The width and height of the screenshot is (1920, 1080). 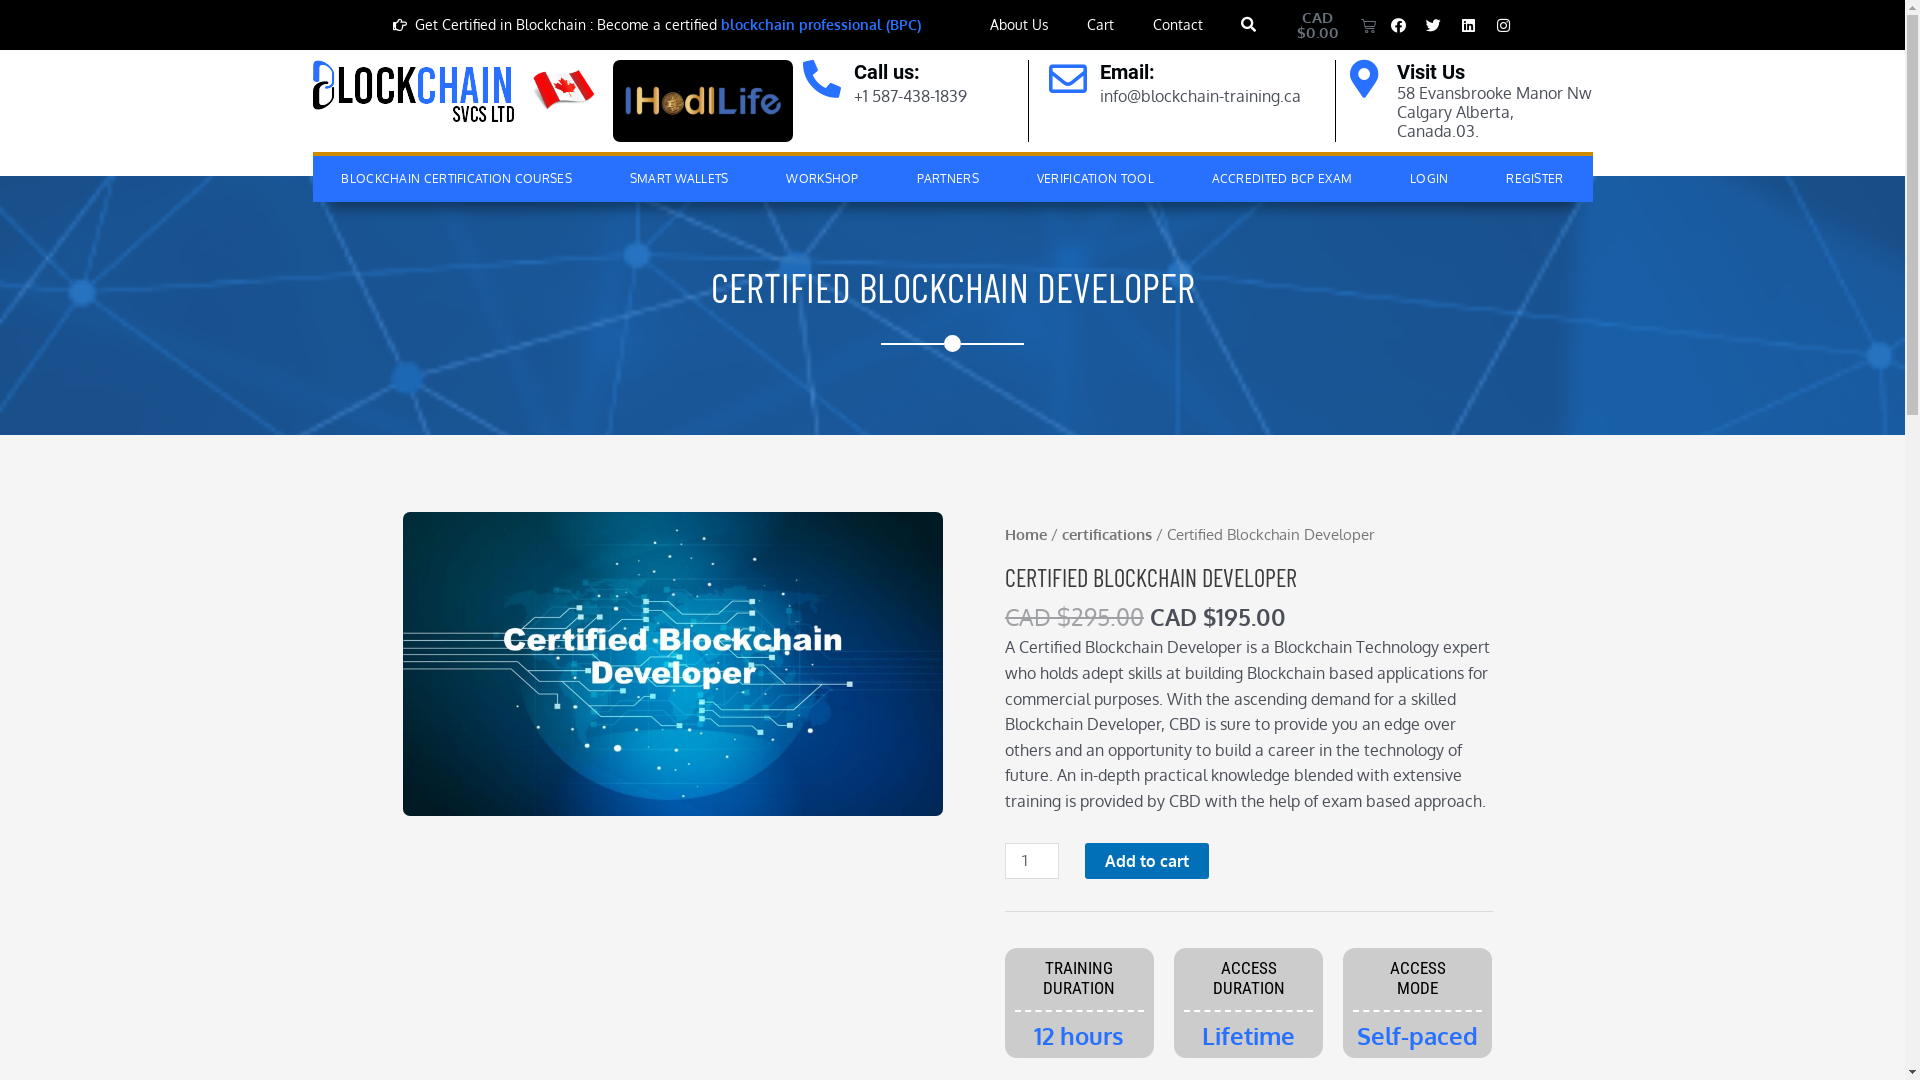 I want to click on 'Instagram', so click(x=1503, y=24).